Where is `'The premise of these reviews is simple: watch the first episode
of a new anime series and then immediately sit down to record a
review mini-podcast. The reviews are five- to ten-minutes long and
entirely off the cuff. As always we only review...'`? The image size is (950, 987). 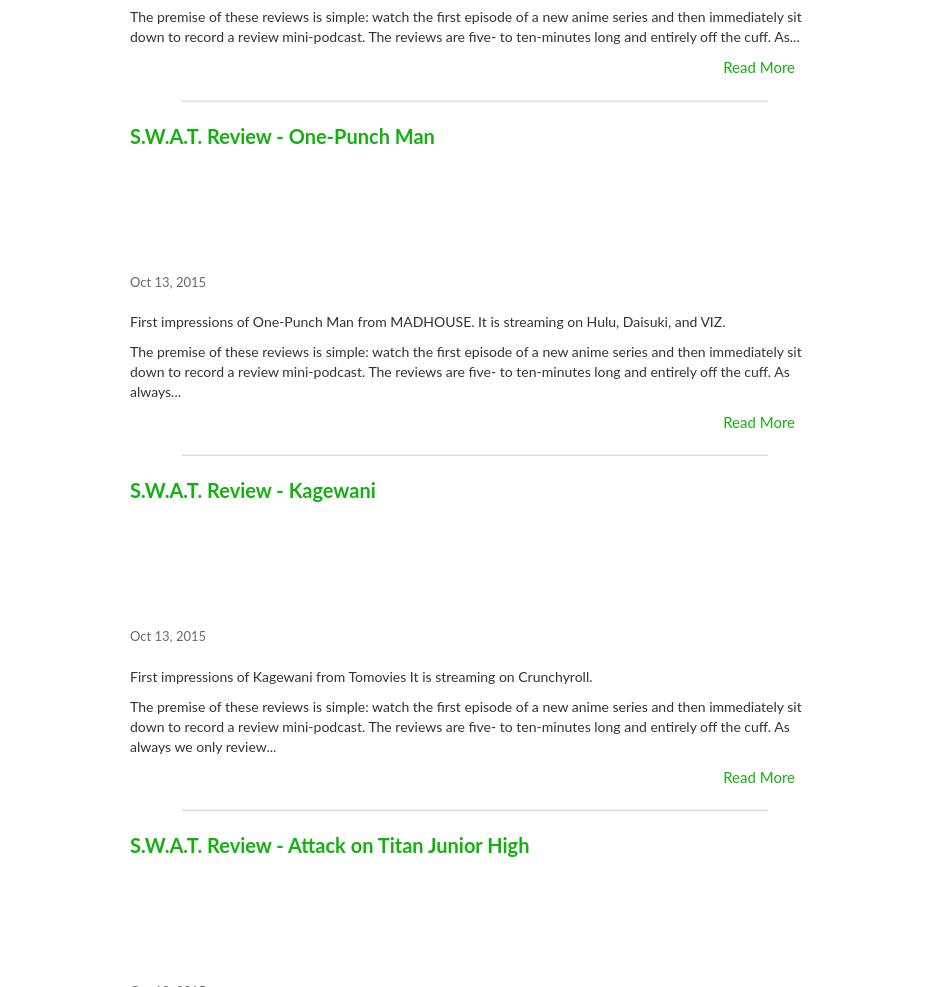
'The premise of these reviews is simple: watch the first episode
of a new anime series and then immediately sit down to record a
review mini-podcast. The reviews are five- to ten-minutes long and
entirely off the cuff. As always we only review...' is located at coordinates (464, 726).